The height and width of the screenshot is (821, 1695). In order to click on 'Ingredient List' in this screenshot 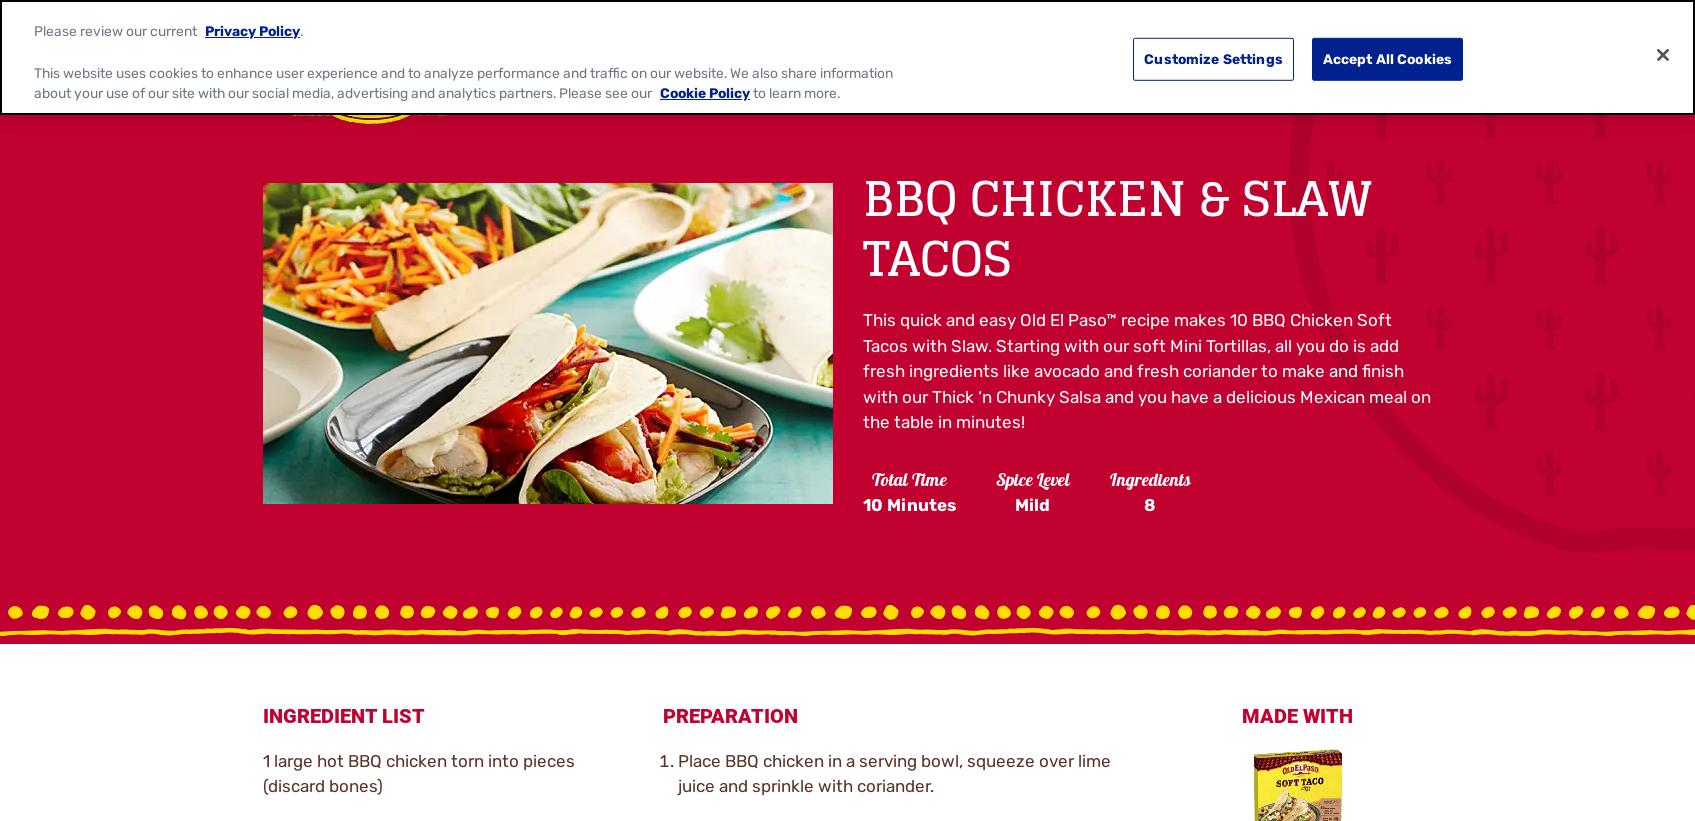, I will do `click(342, 715)`.